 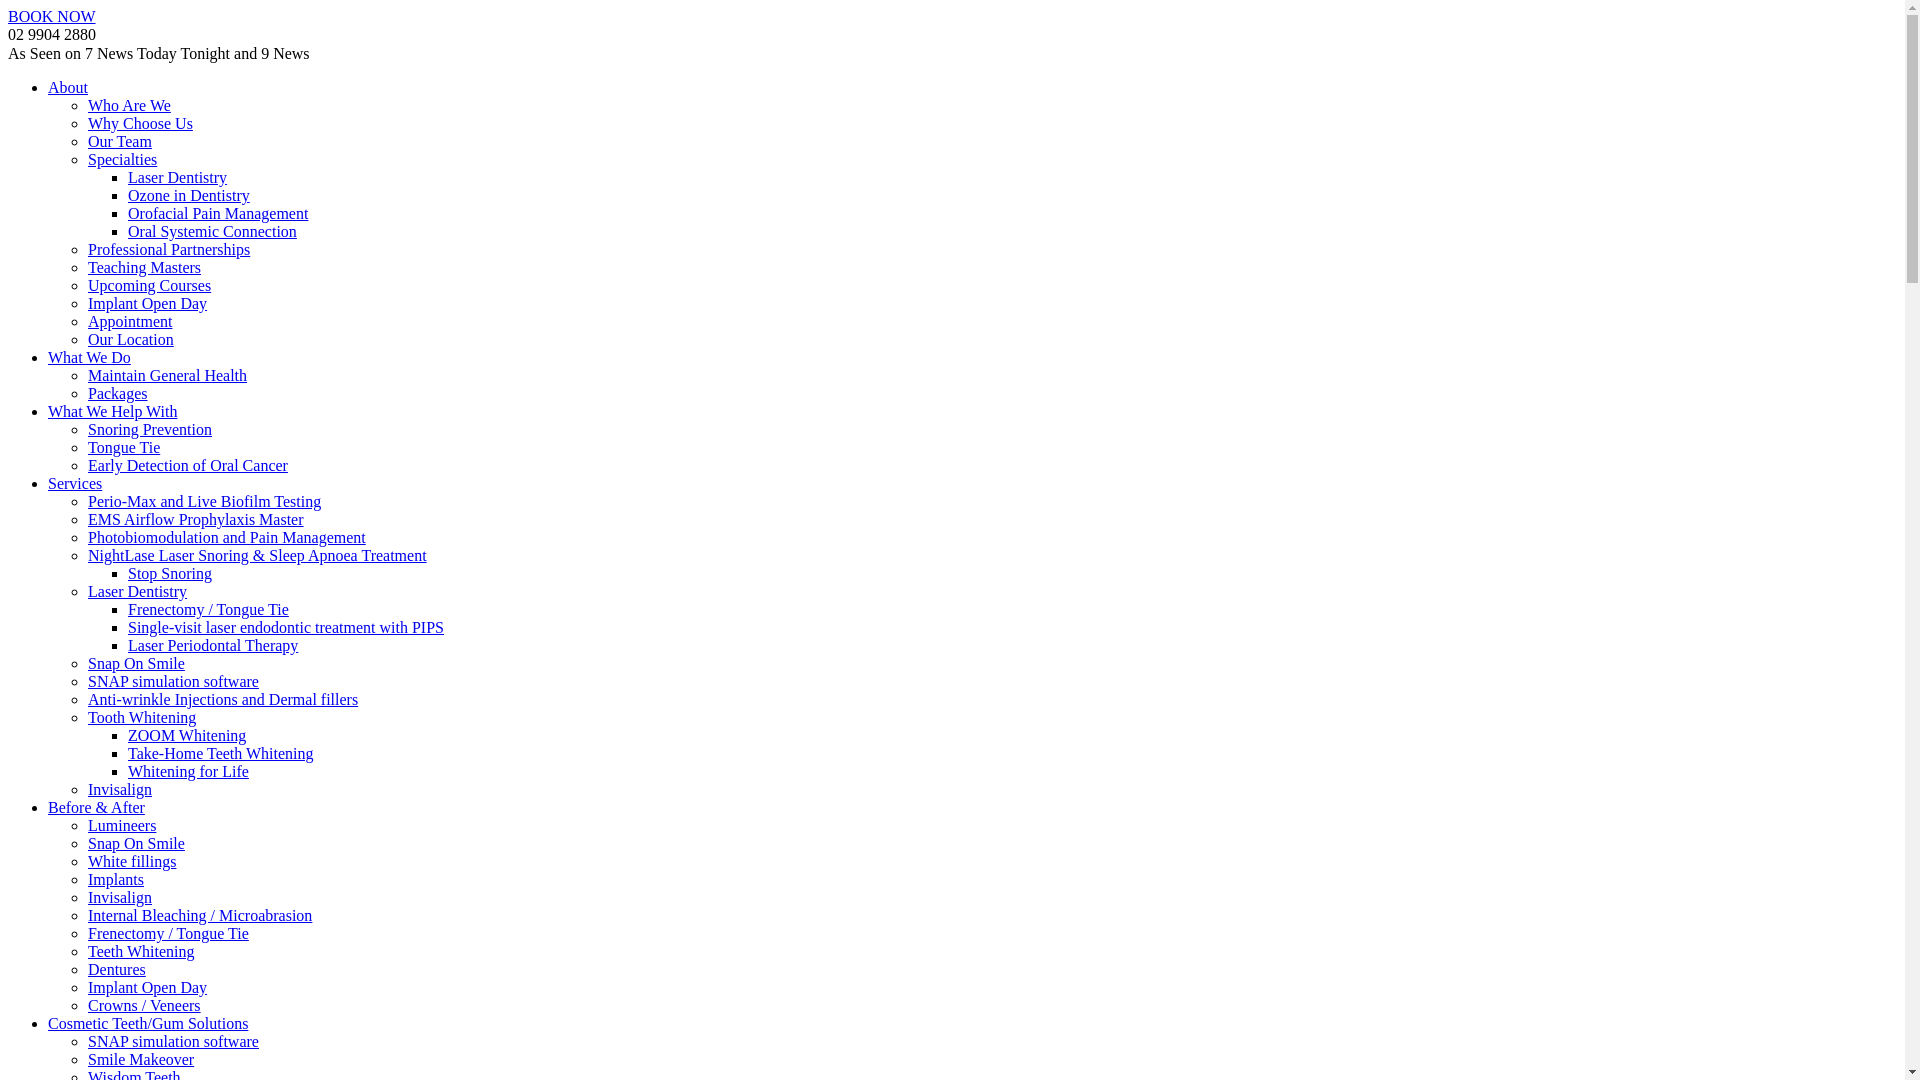 What do you see at coordinates (127, 195) in the screenshot?
I see `'Ozone in Dentistry'` at bounding box center [127, 195].